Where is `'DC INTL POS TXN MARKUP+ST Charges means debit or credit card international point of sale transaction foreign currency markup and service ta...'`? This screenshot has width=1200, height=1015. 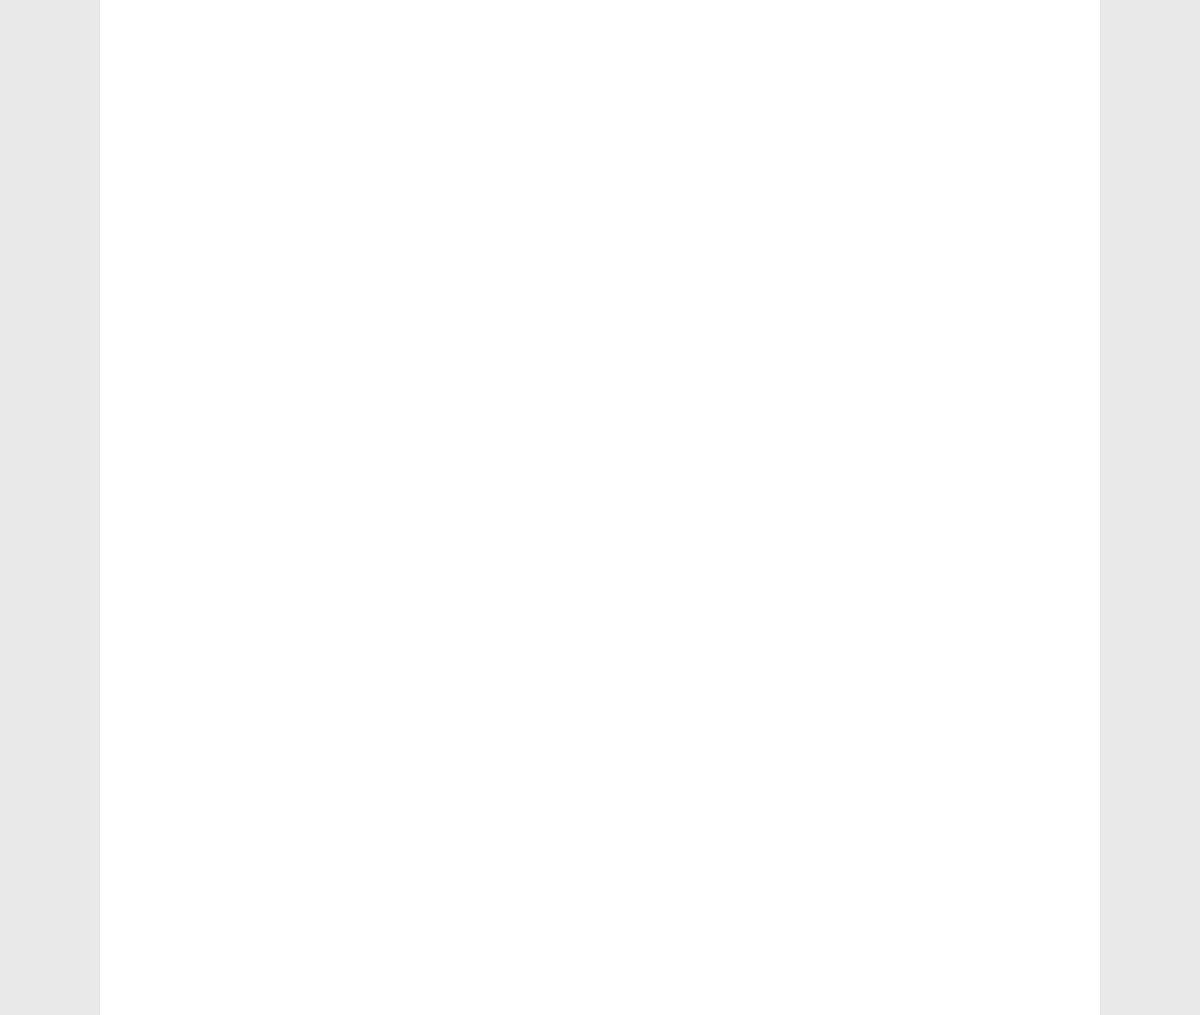
'DC INTL POS TXN MARKUP+ST Charges means debit or credit card international point of sale transaction foreign currency markup and service ta...' is located at coordinates (963, 560).